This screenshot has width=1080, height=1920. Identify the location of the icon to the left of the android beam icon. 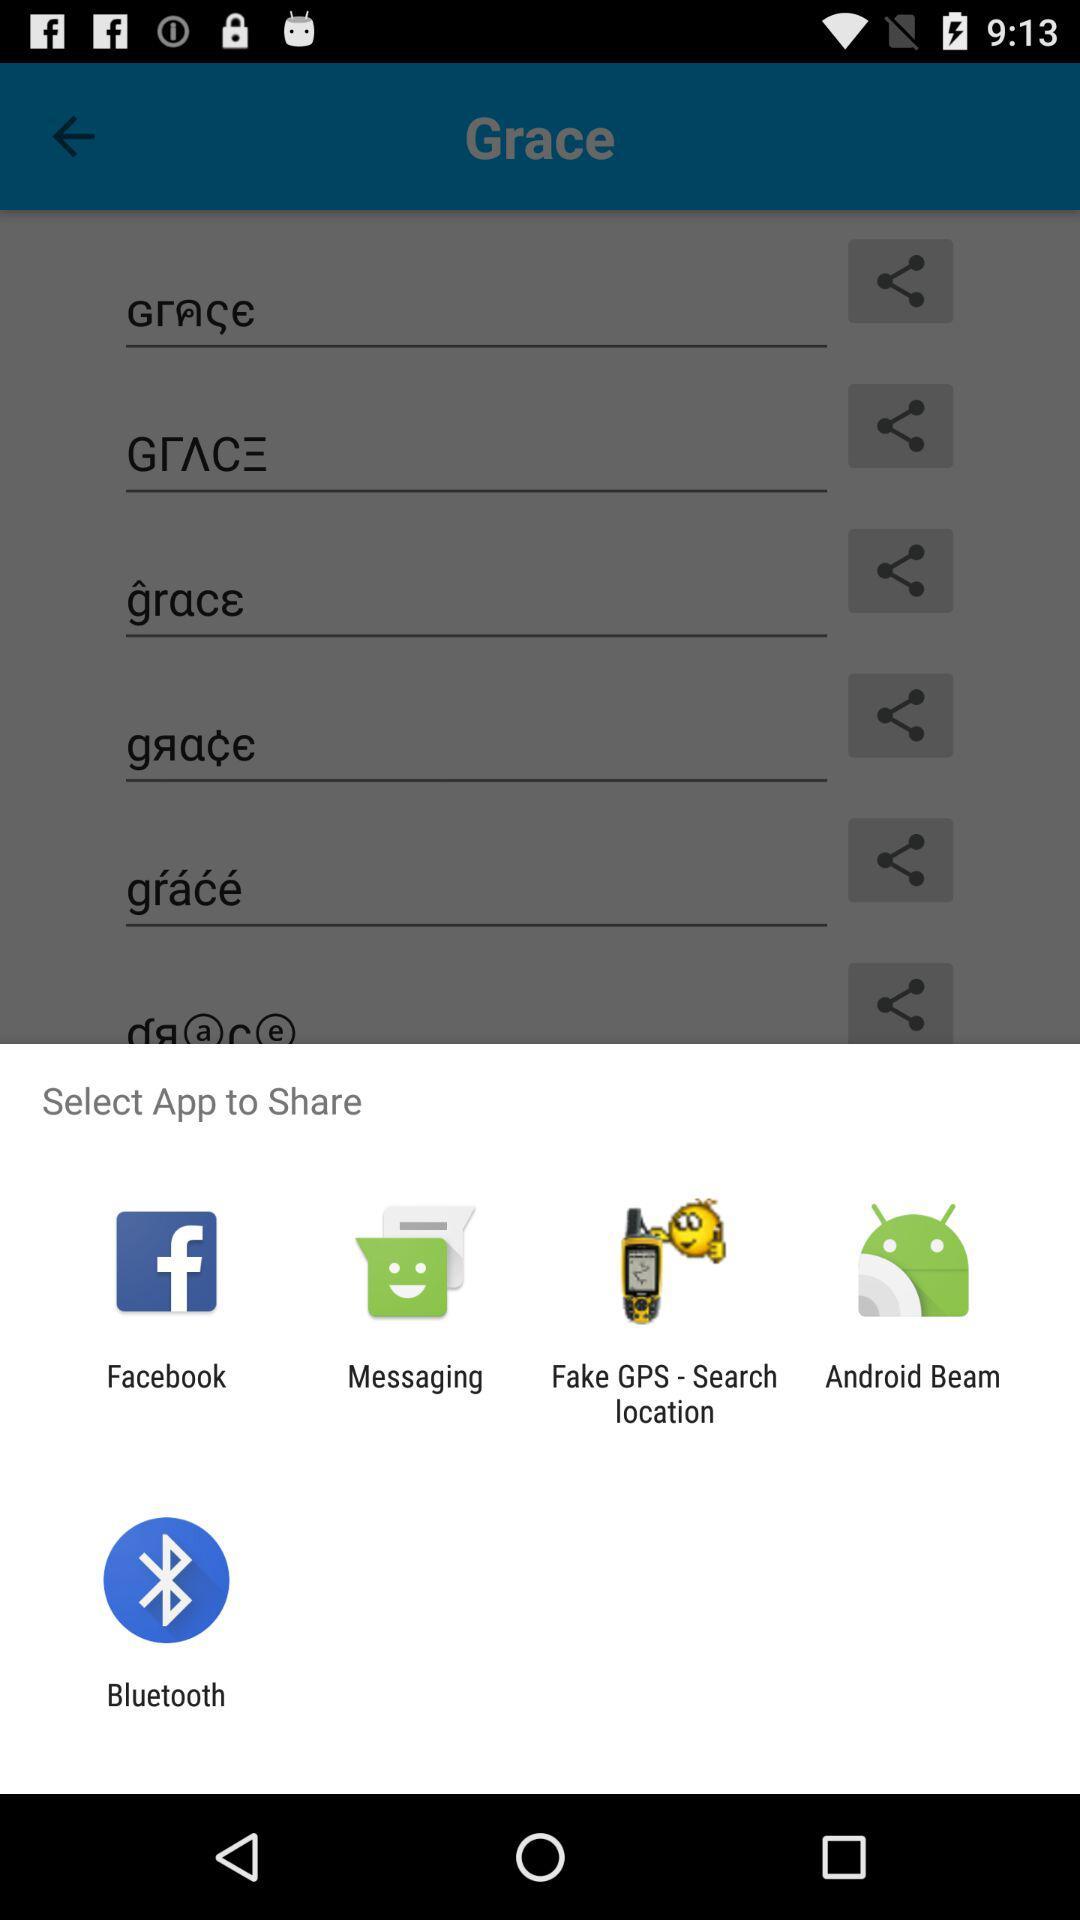
(664, 1392).